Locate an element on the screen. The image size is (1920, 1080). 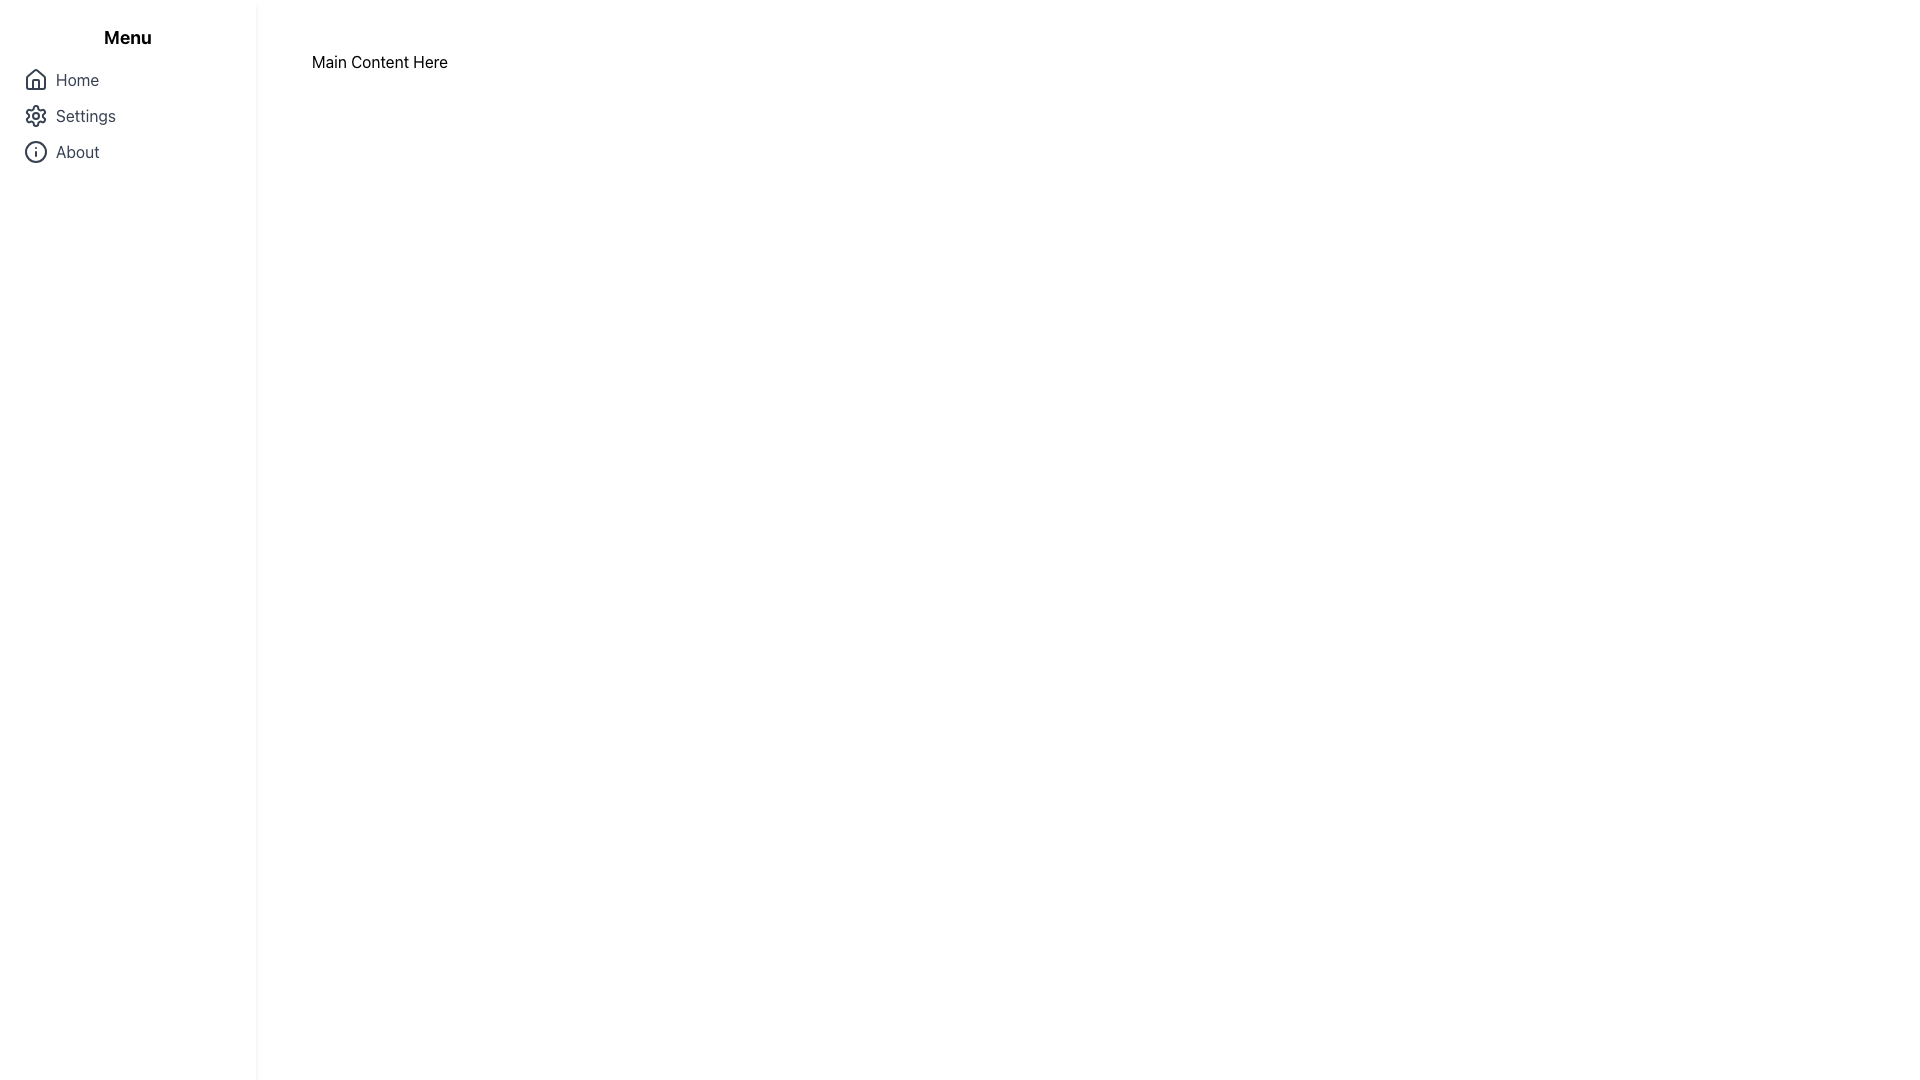
the vertical rectangular shape within the house-shaped icon in the side navigation is located at coordinates (35, 83).